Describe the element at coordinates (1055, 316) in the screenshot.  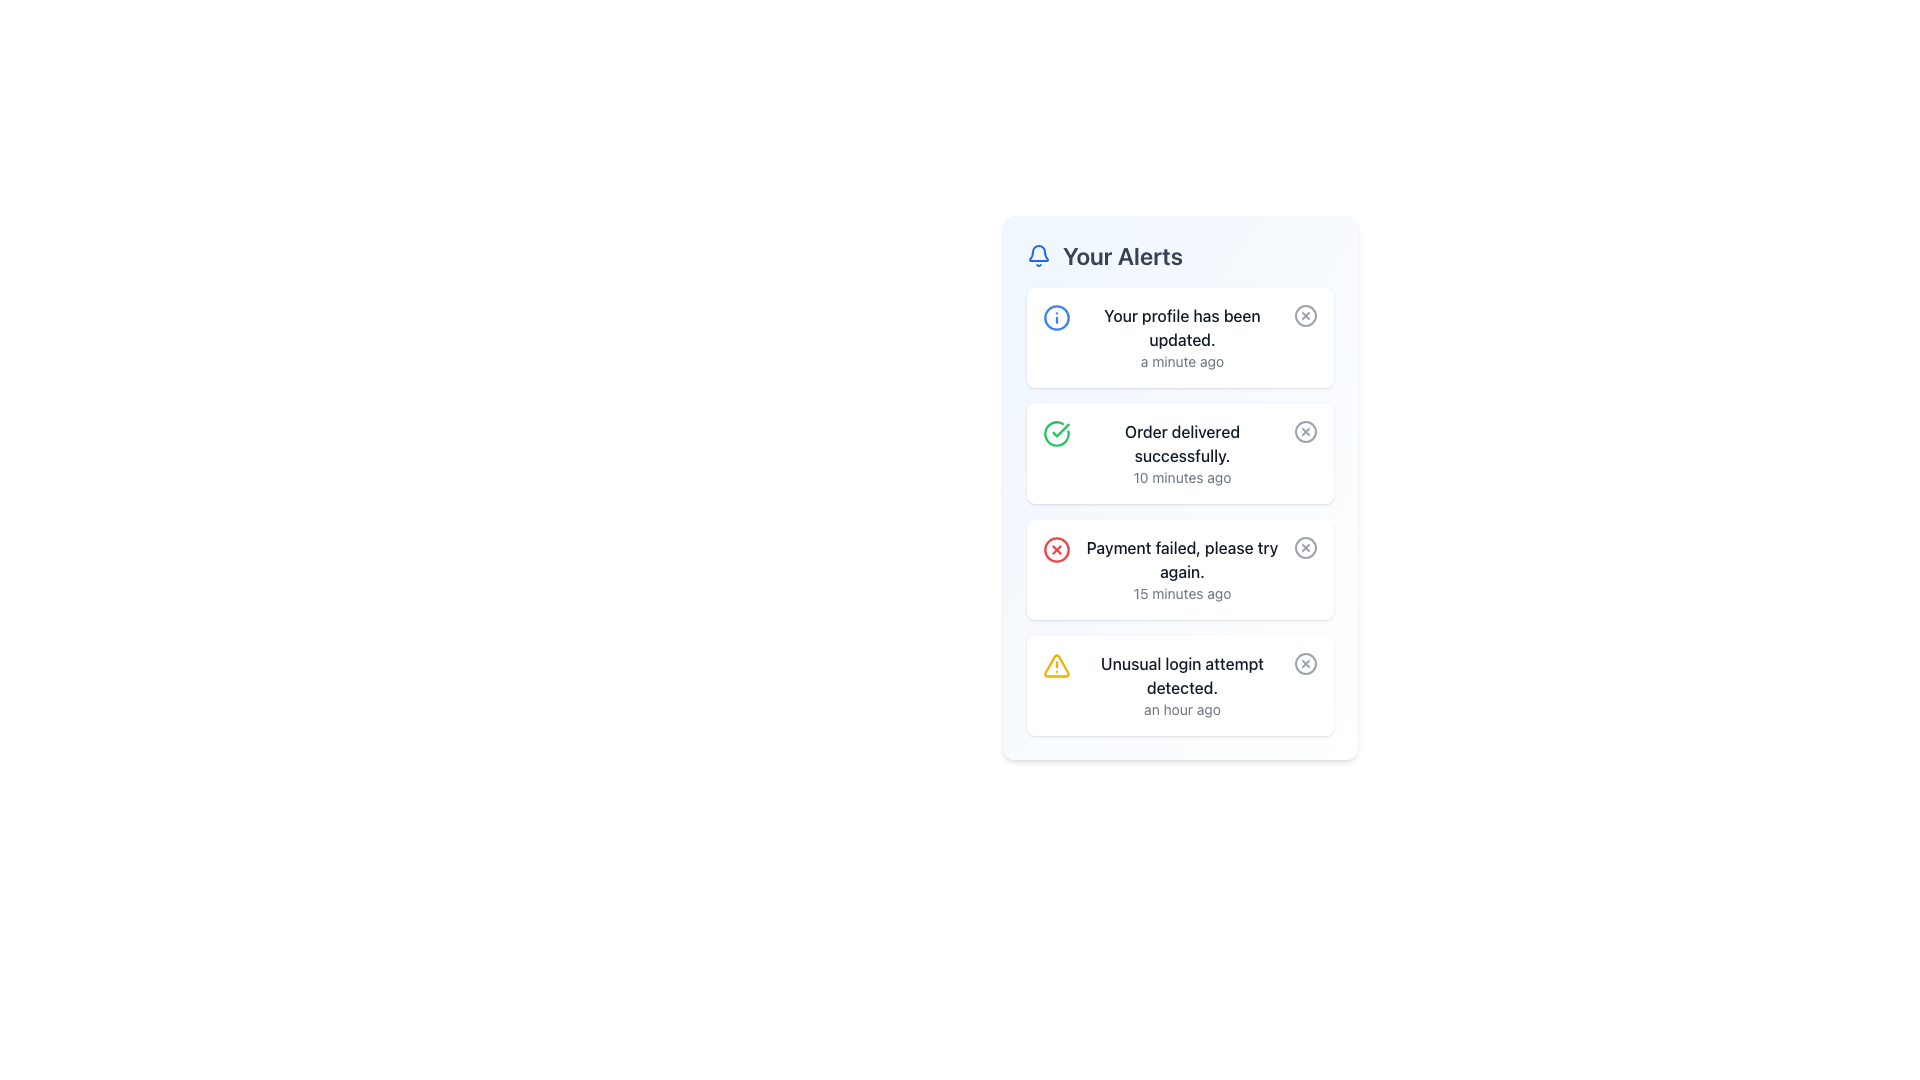
I see `the circular outline of the info icon located in the top-left corner of the alerts section, which features a blue stroke and is the first graphical element in the top-most alert entry` at that location.